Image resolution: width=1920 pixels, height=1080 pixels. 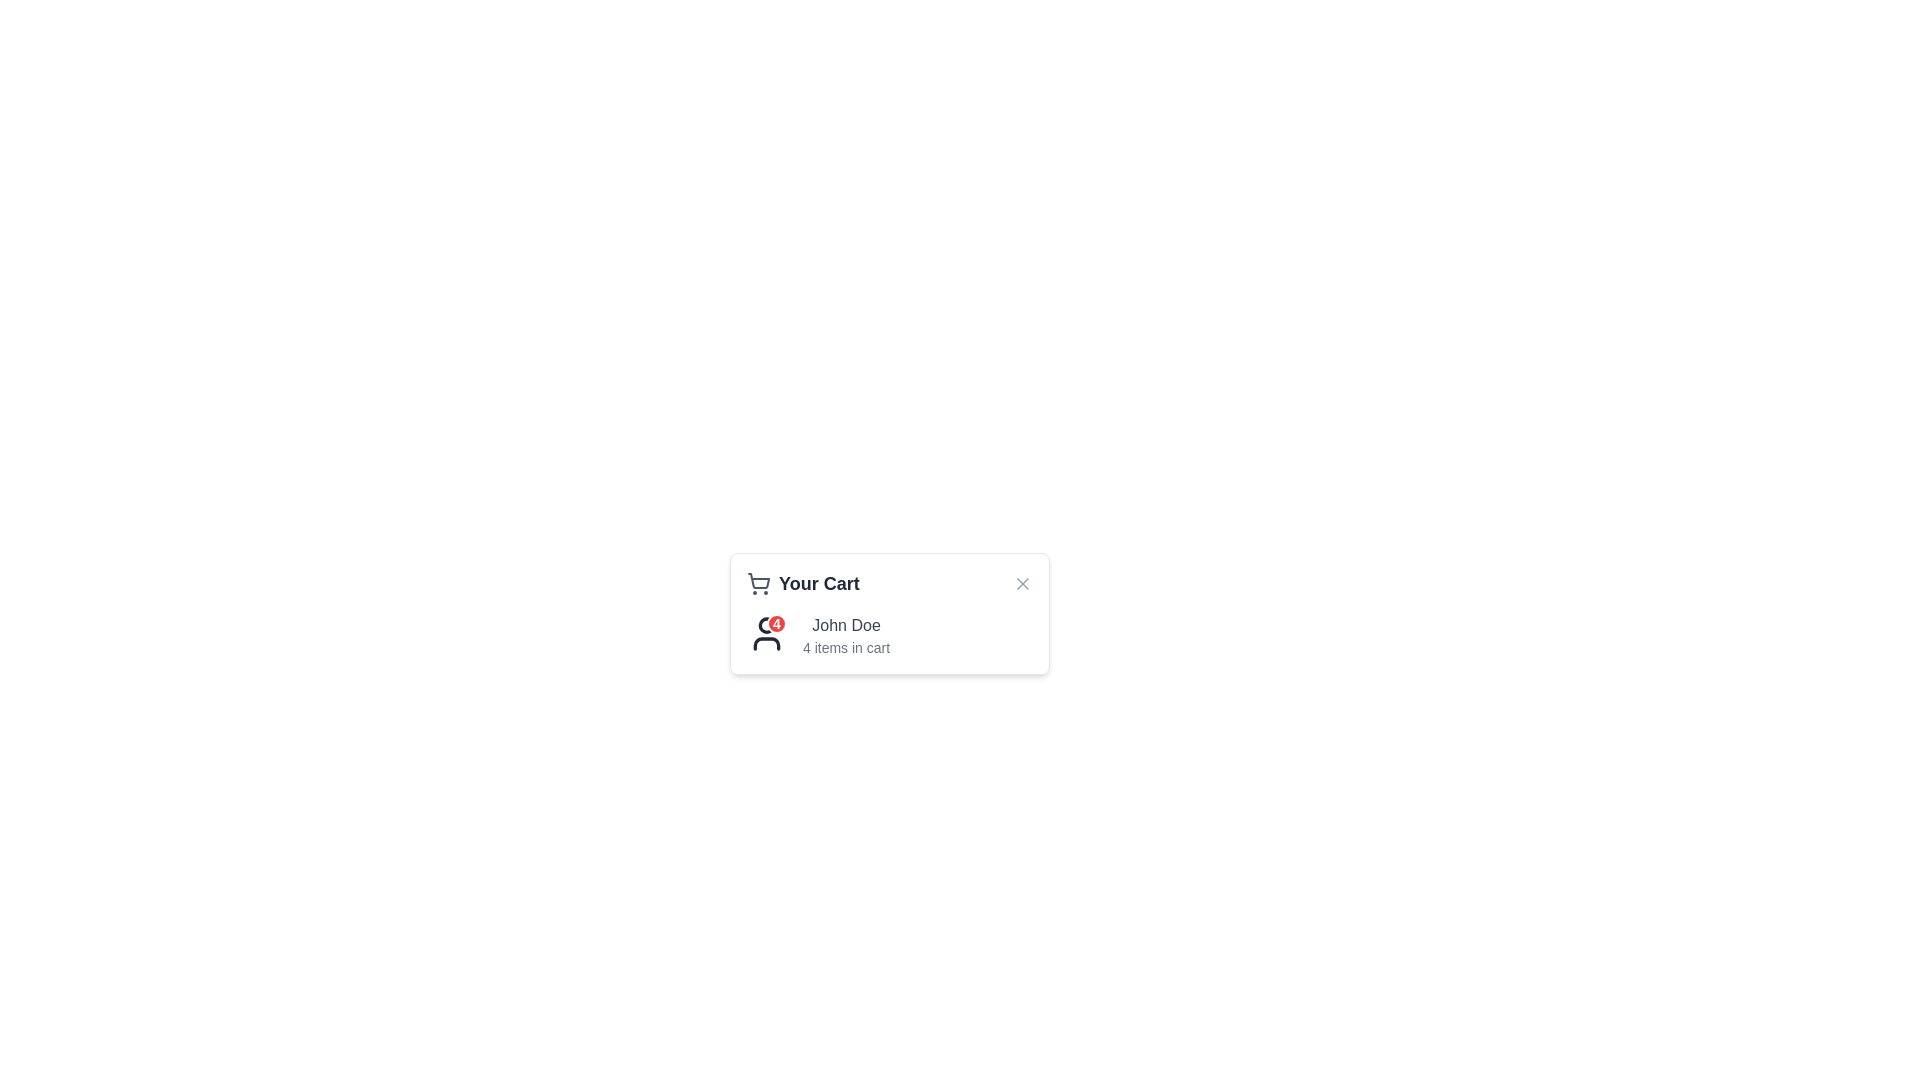 What do you see at coordinates (776, 623) in the screenshot?
I see `the notification badge located at the top-right corner of the user icon, which displays a count indicating notifications or tasks` at bounding box center [776, 623].